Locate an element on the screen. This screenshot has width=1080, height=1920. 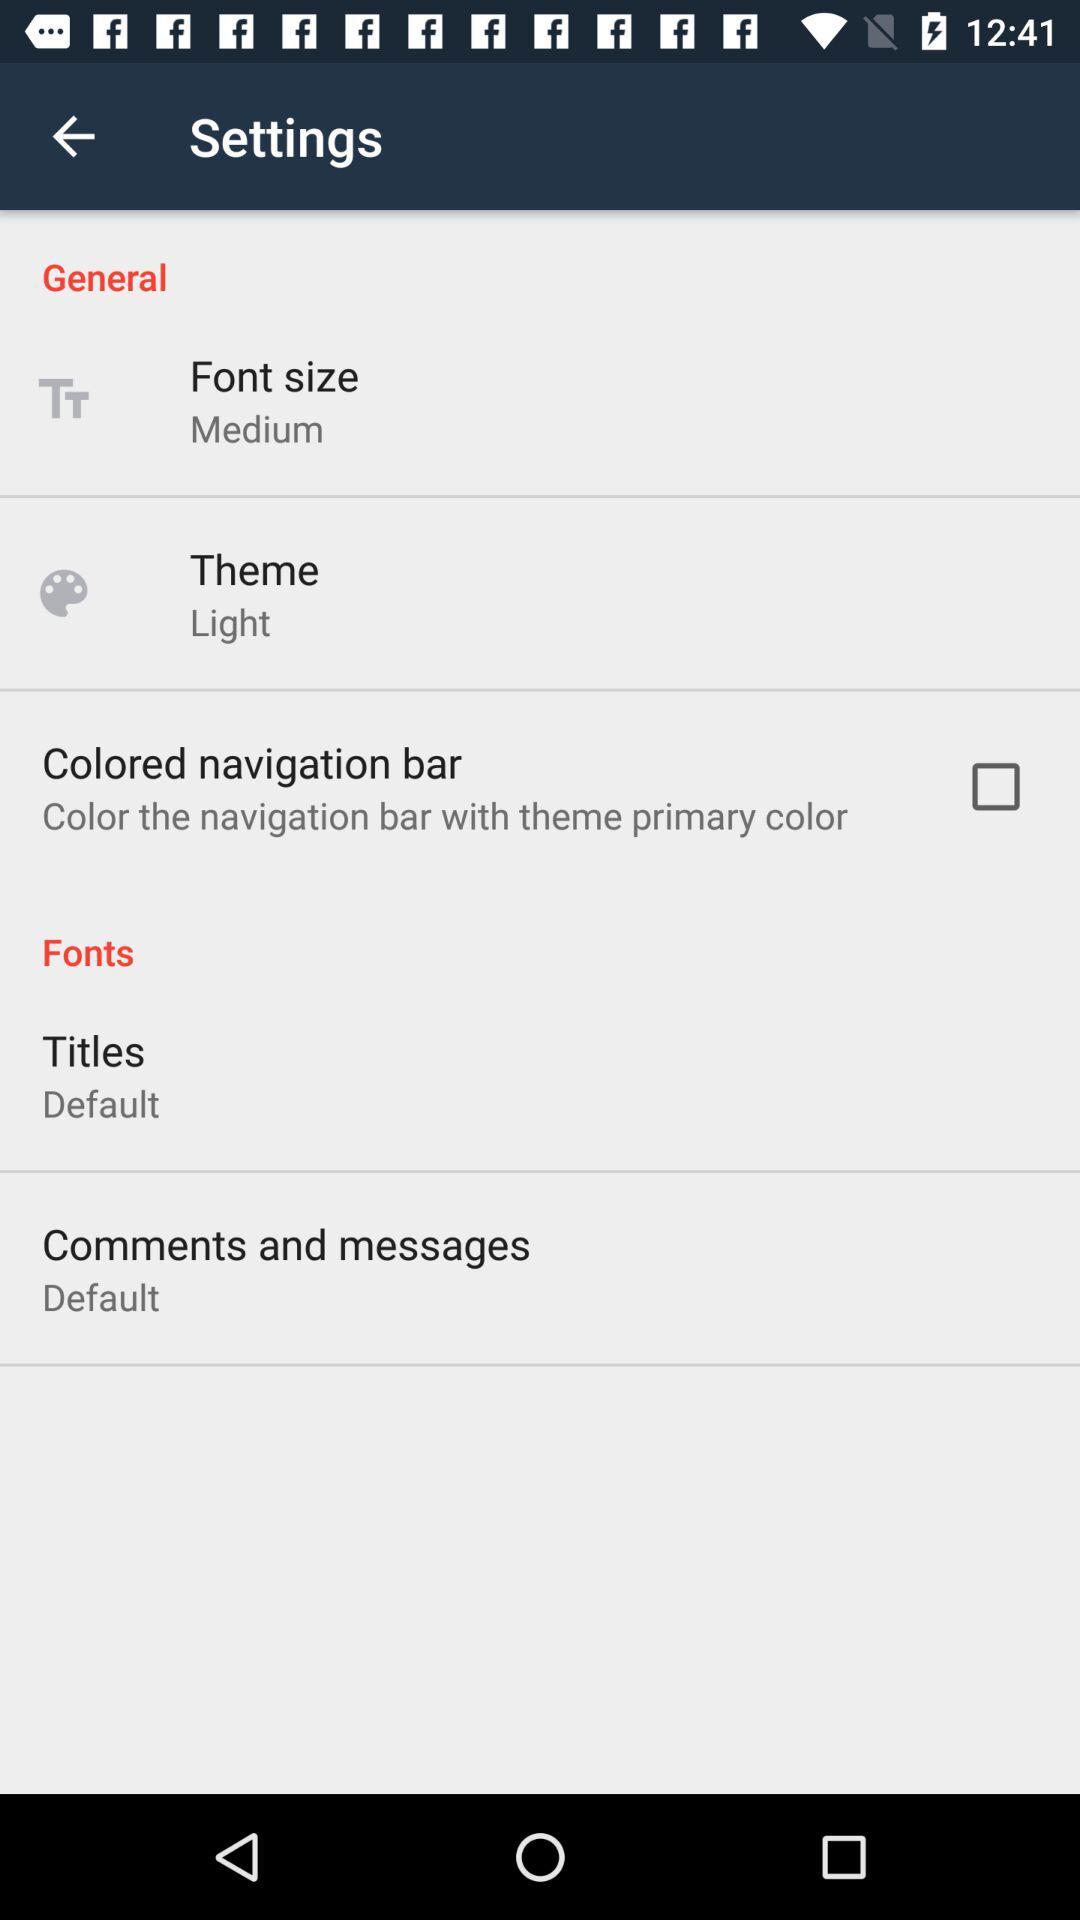
icon above the default is located at coordinates (93, 1049).